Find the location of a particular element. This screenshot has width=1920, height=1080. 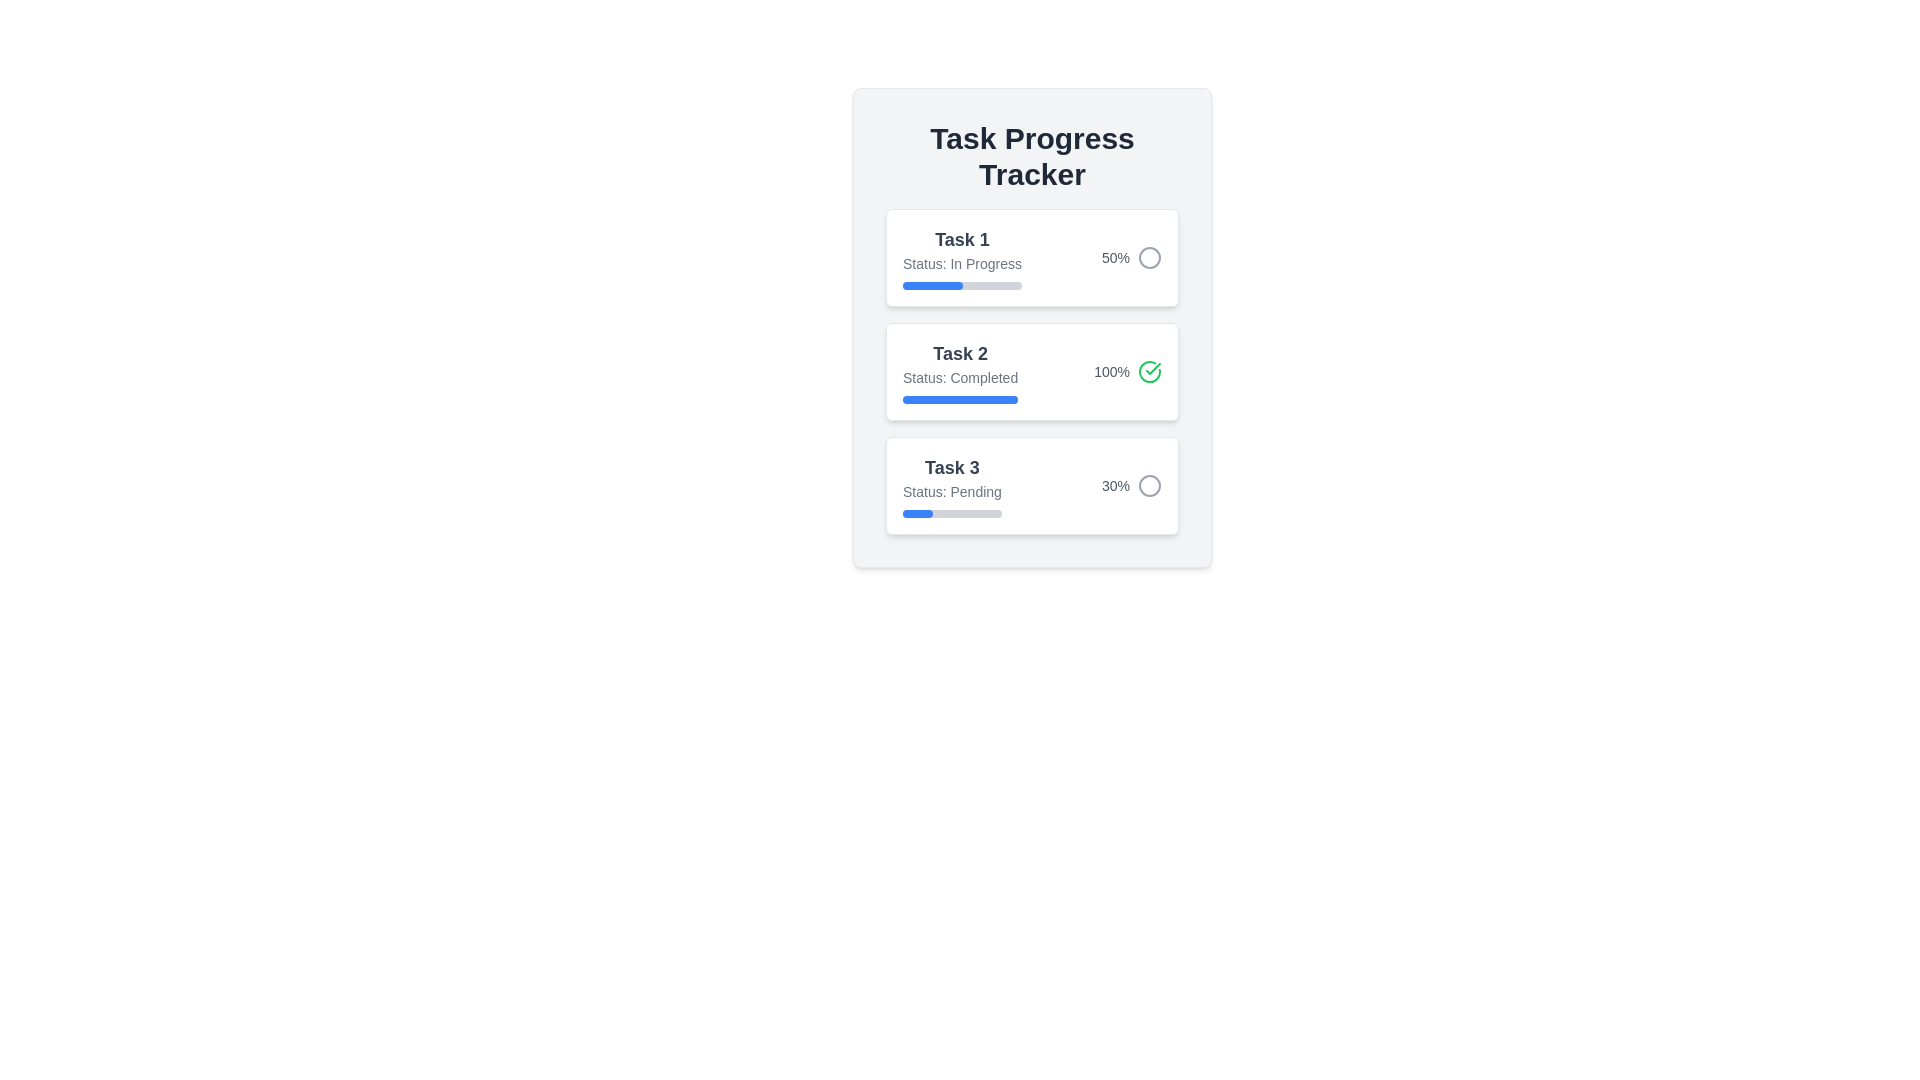

the Progress bar indicating the completion percentage for 'Task 2', which is a narrow horizontal bar with a blue fill on a gray background, located directly below the text 'Status: Completed' is located at coordinates (960, 400).